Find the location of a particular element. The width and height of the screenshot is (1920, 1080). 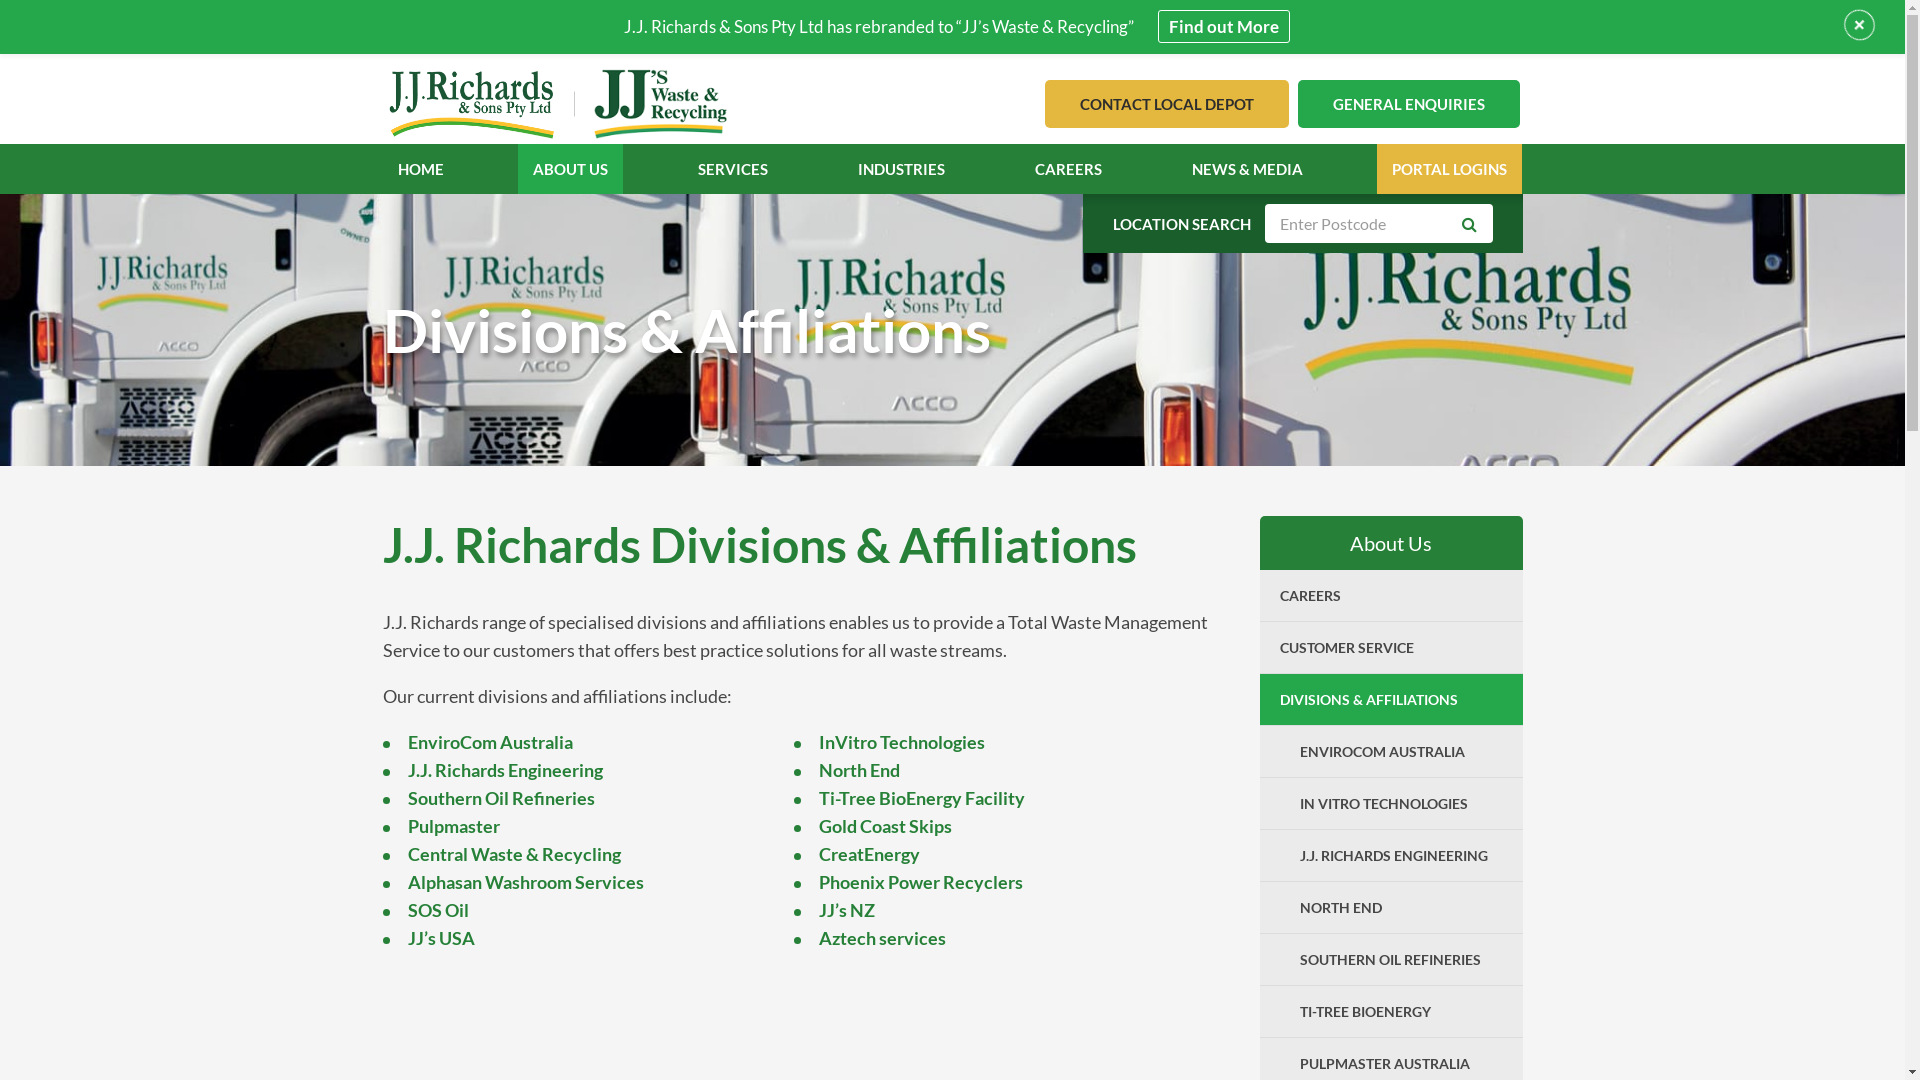

'ABOUT US' is located at coordinates (569, 168).